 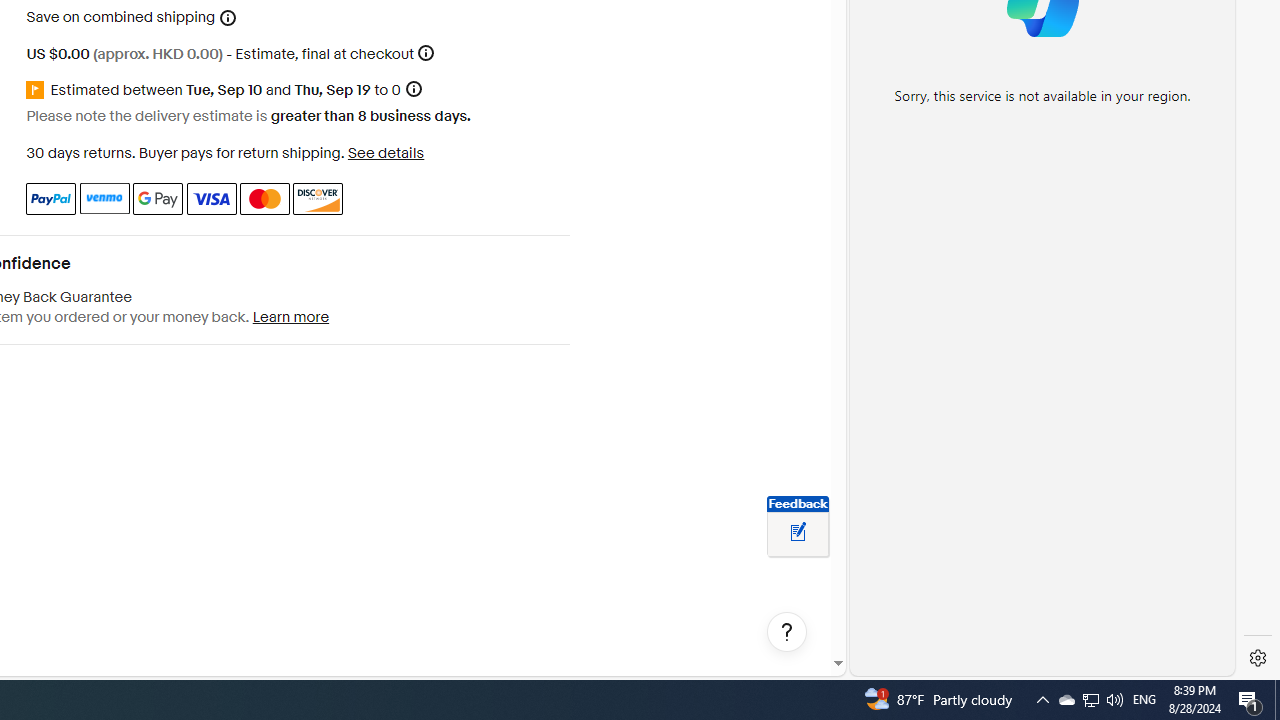 I want to click on 'More information on Combined Shipping. Opens a layer.', so click(x=228, y=17).